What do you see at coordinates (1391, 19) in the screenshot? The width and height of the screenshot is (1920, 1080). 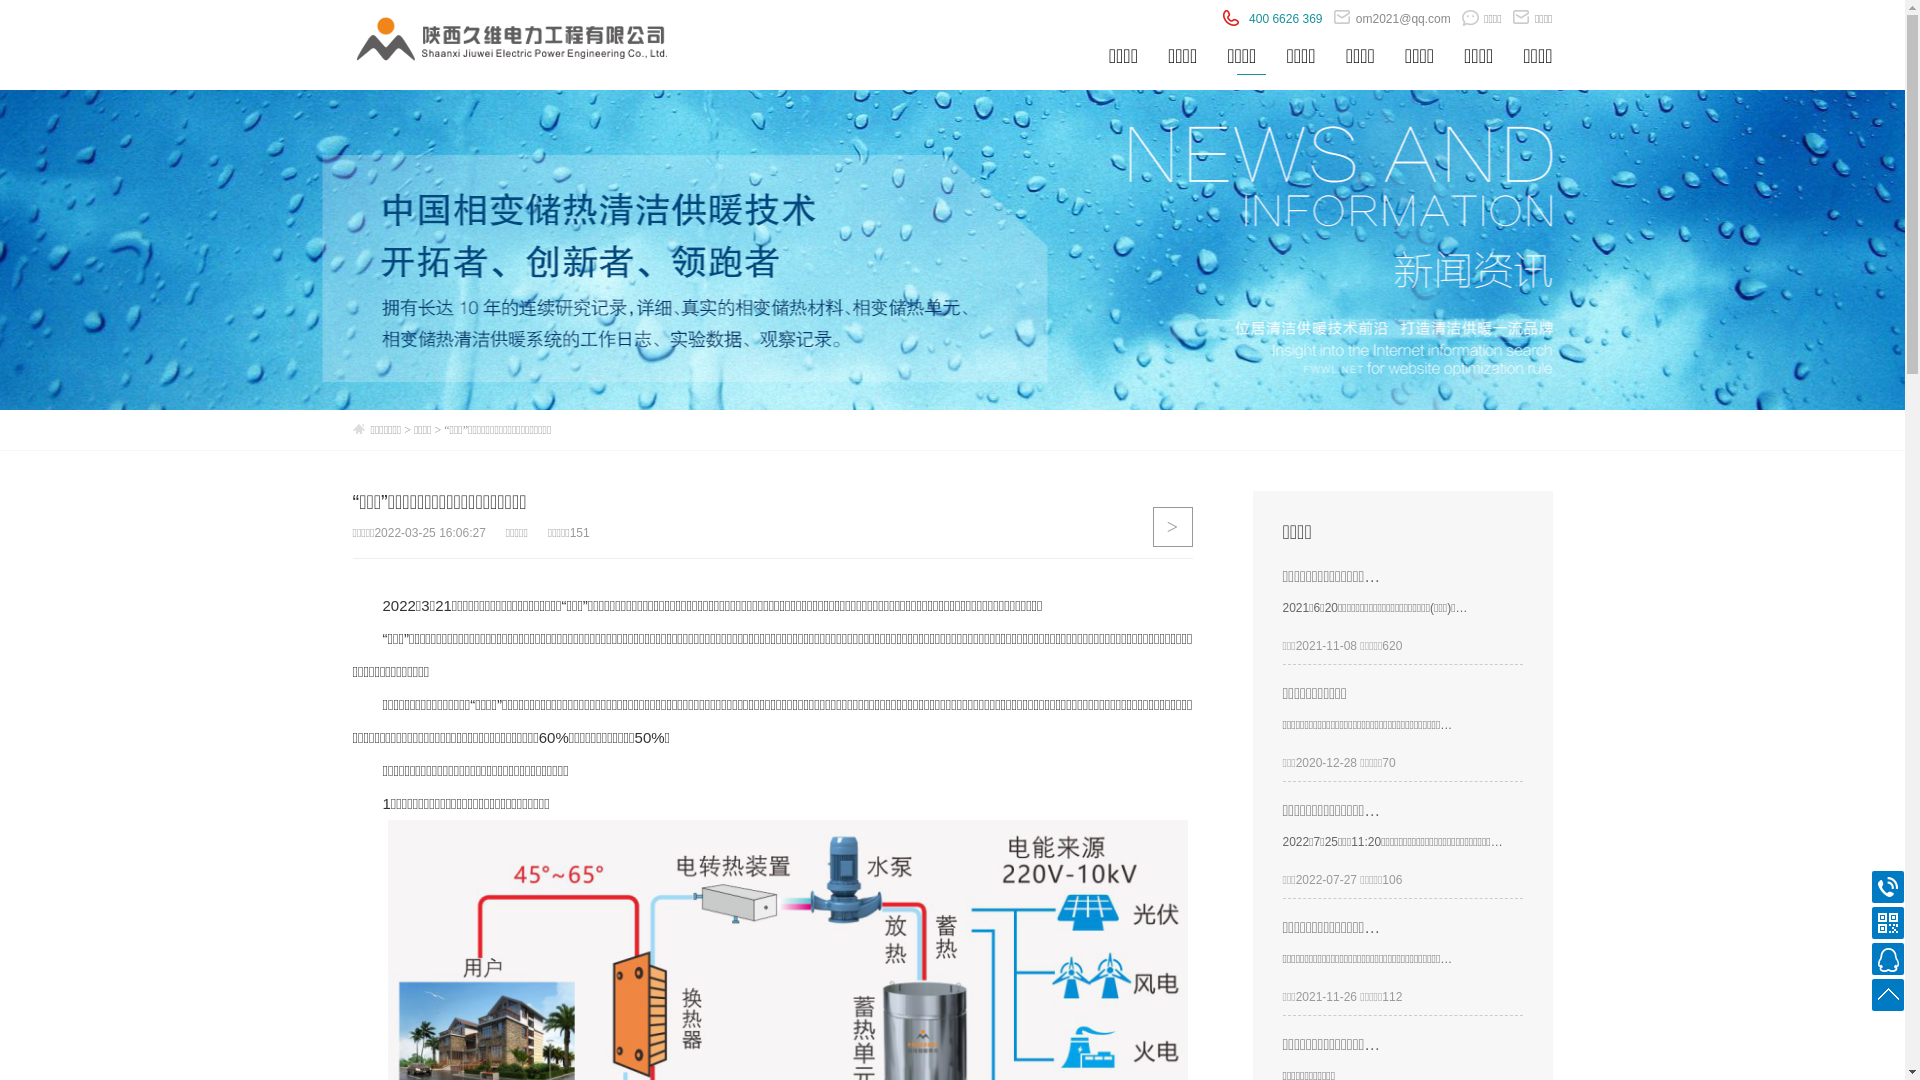 I see `'om2021@qq.com'` at bounding box center [1391, 19].